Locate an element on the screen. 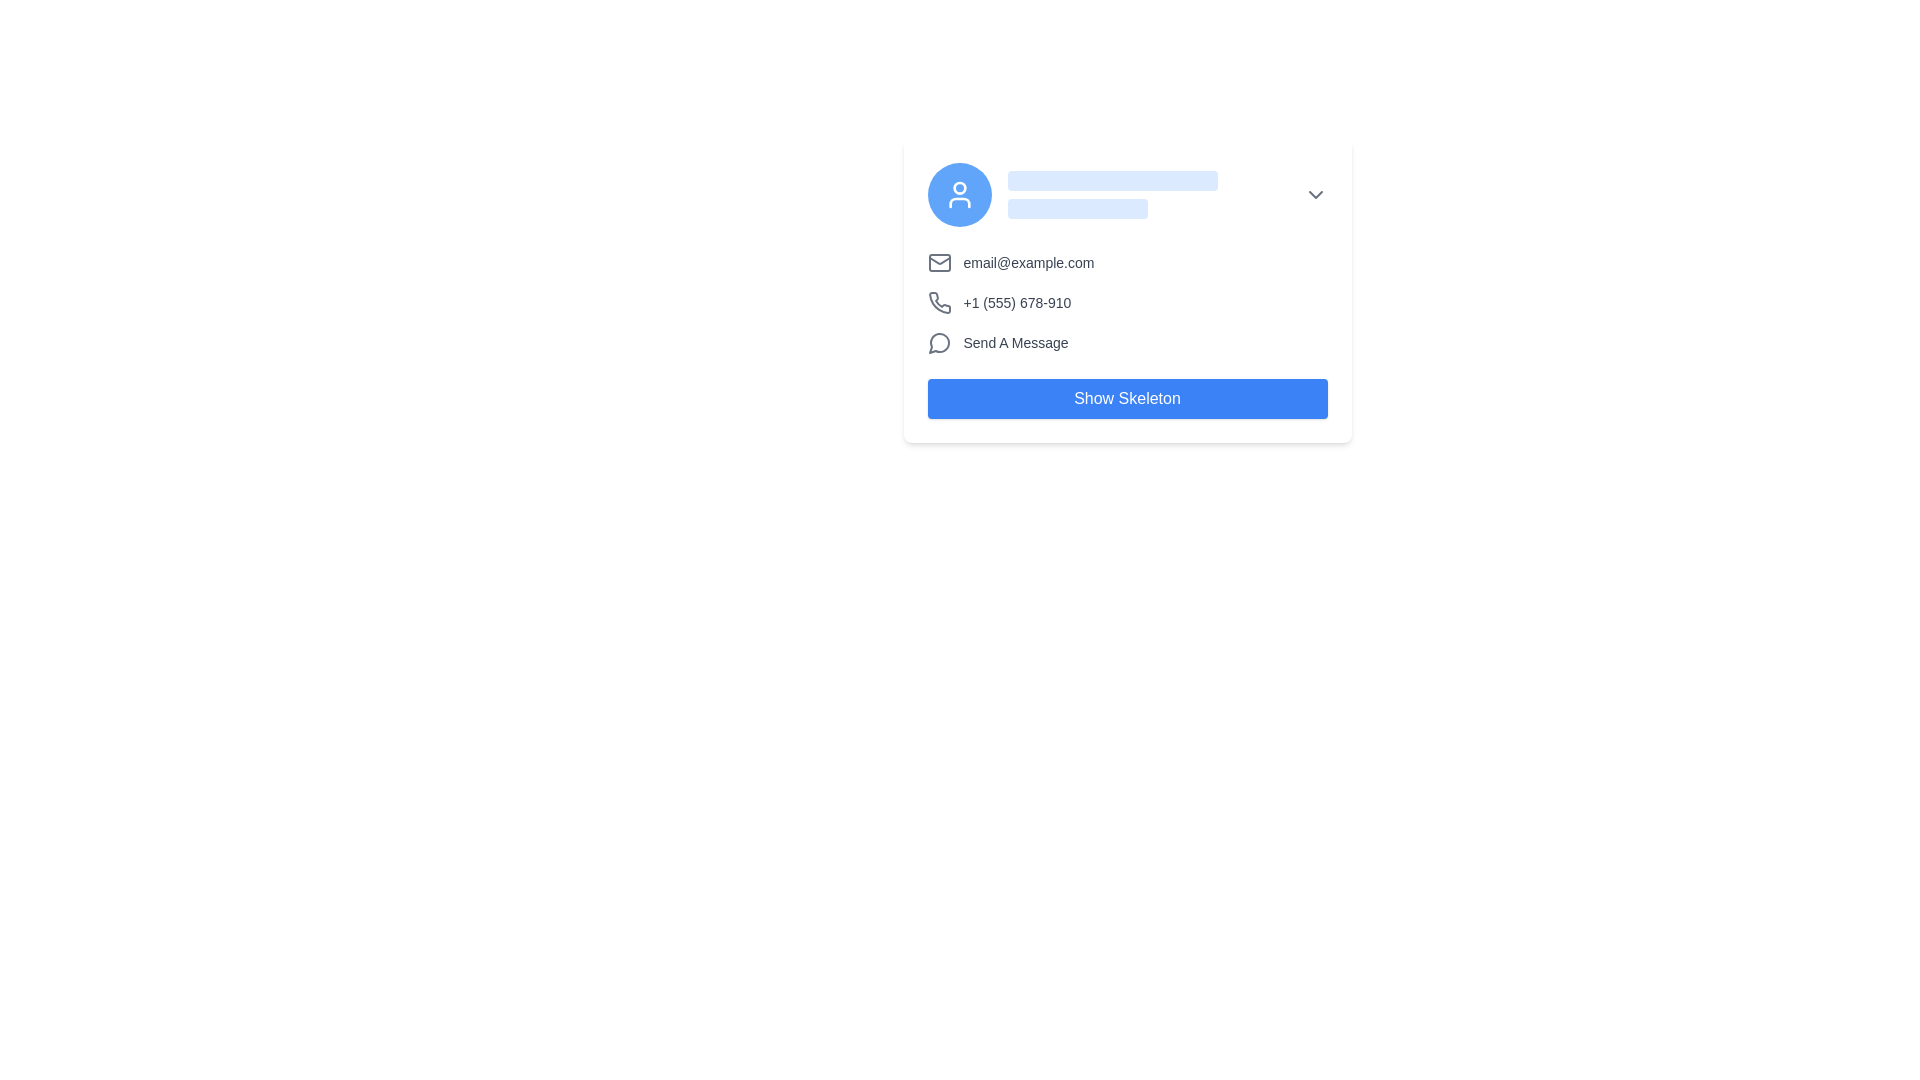 Image resolution: width=1920 pixels, height=1080 pixels. the circular user icon with a white symbol on a blue background located at the top-left corner of the card-like area is located at coordinates (958, 195).